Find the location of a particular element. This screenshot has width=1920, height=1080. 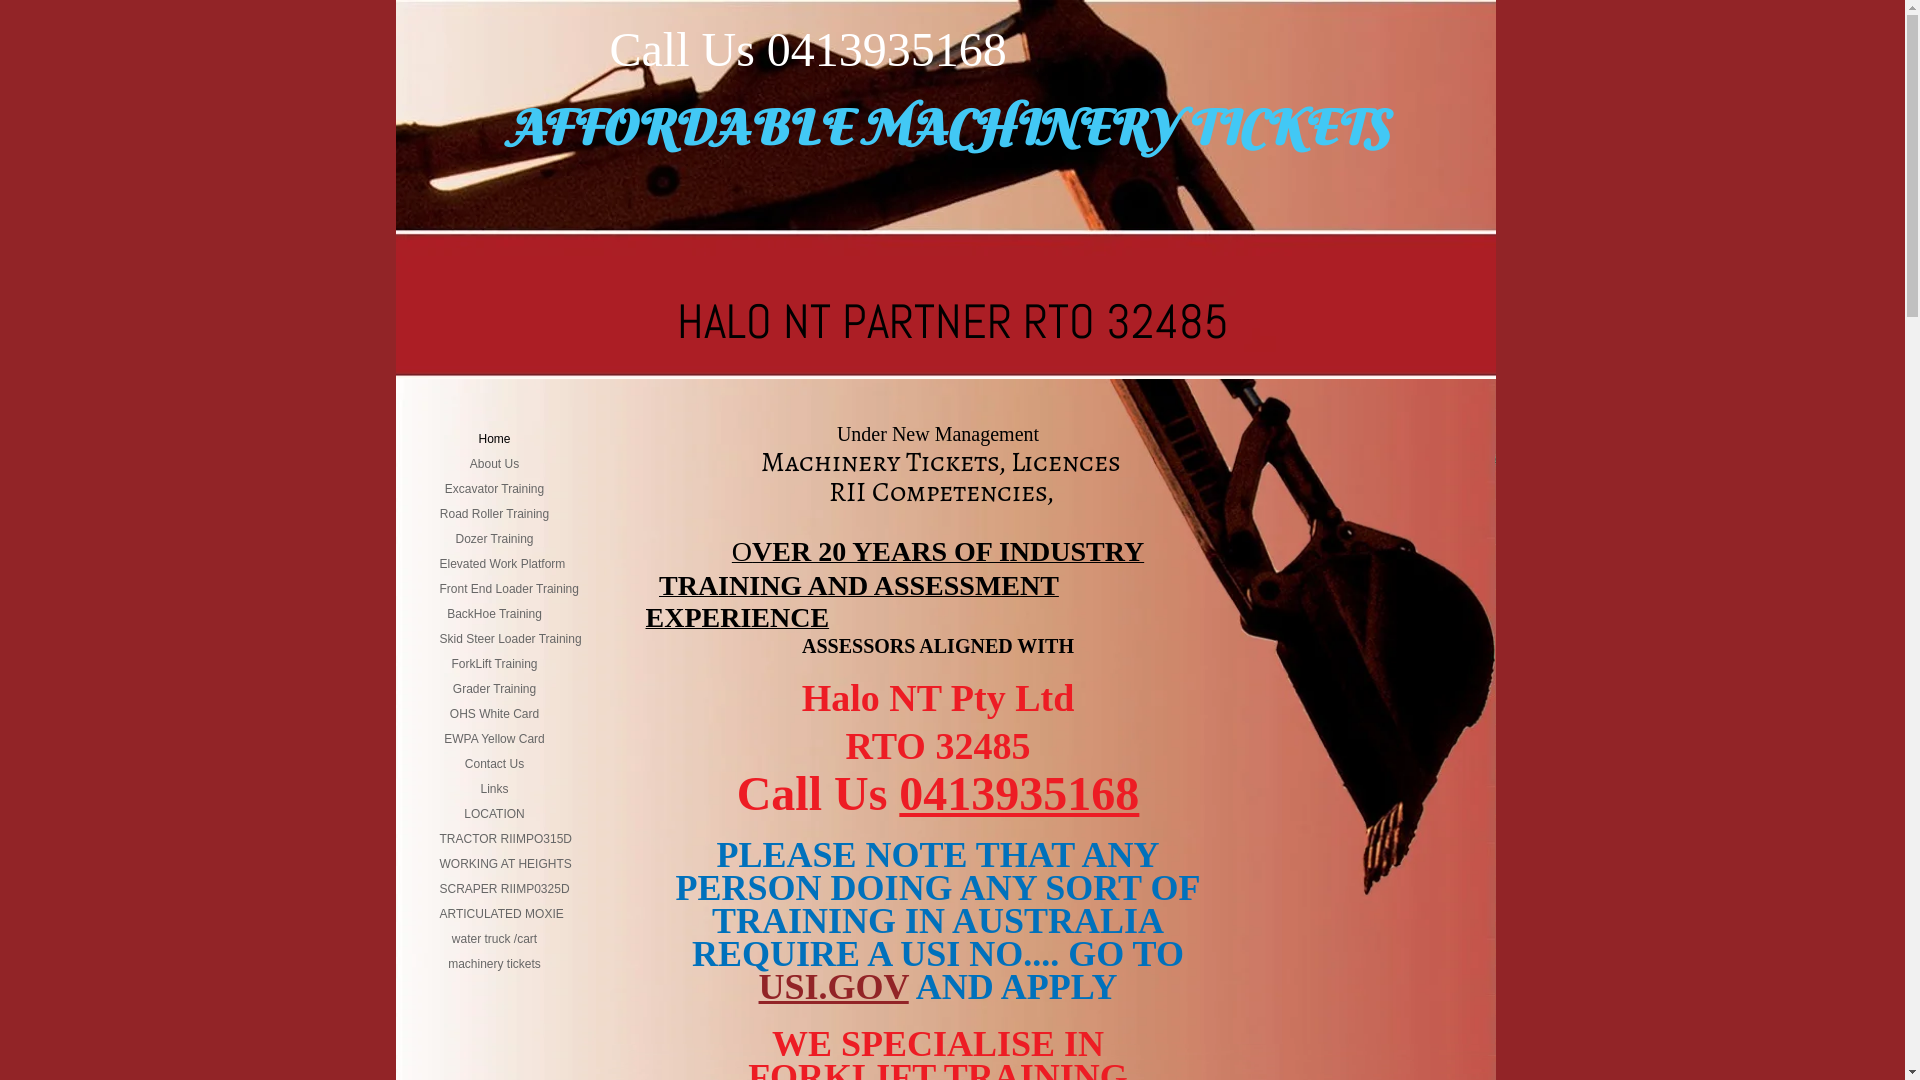

'Elevated Work Platform' is located at coordinates (503, 563).